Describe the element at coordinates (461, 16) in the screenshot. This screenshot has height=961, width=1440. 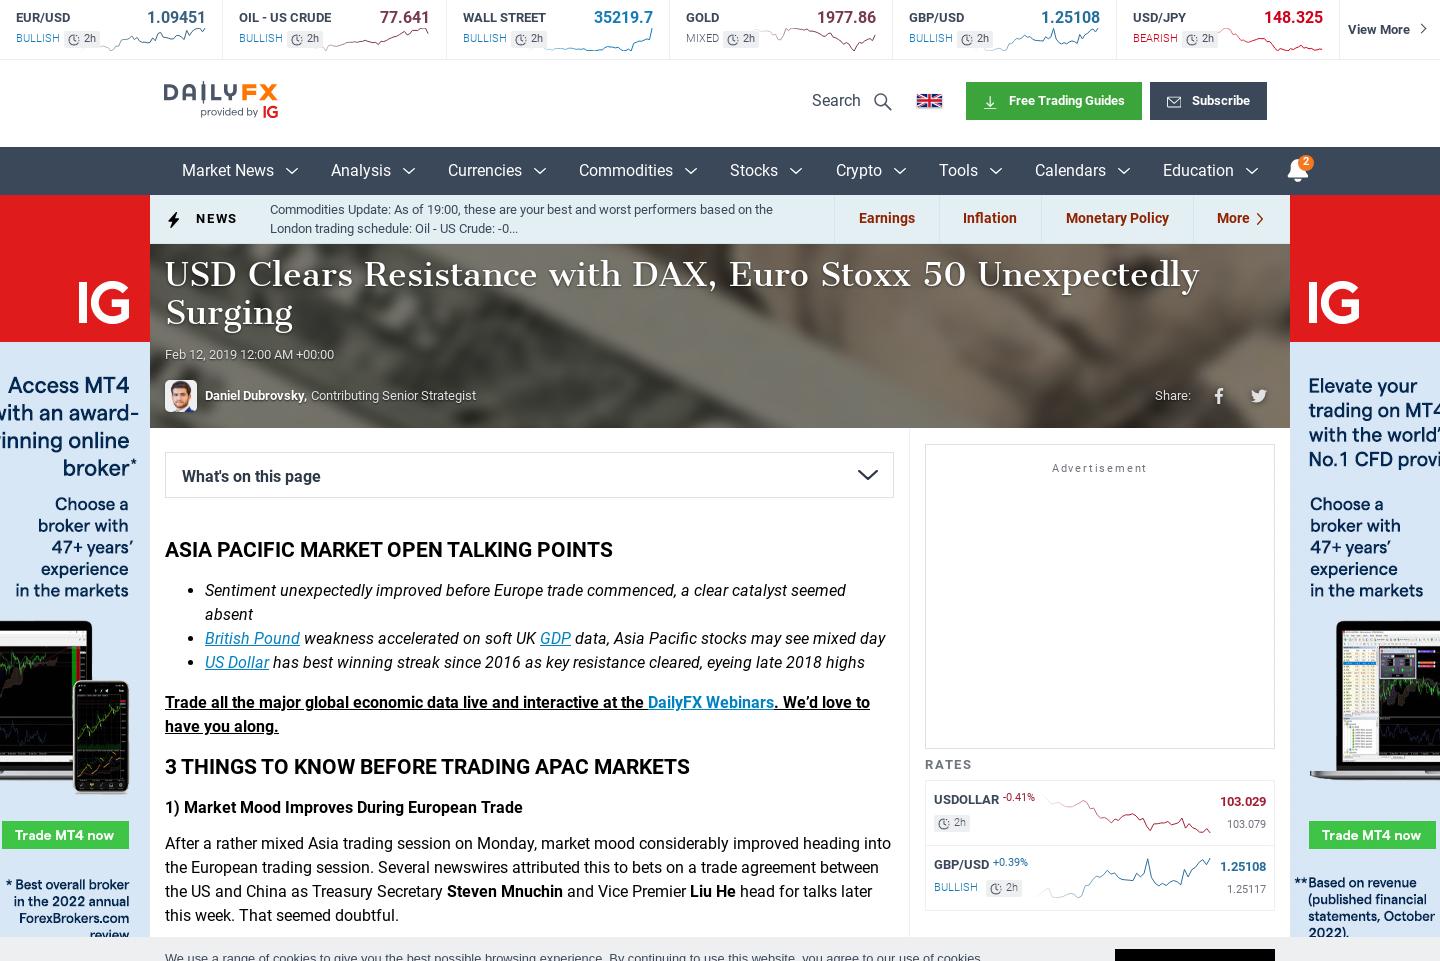
I see `'Wall Street'` at that location.